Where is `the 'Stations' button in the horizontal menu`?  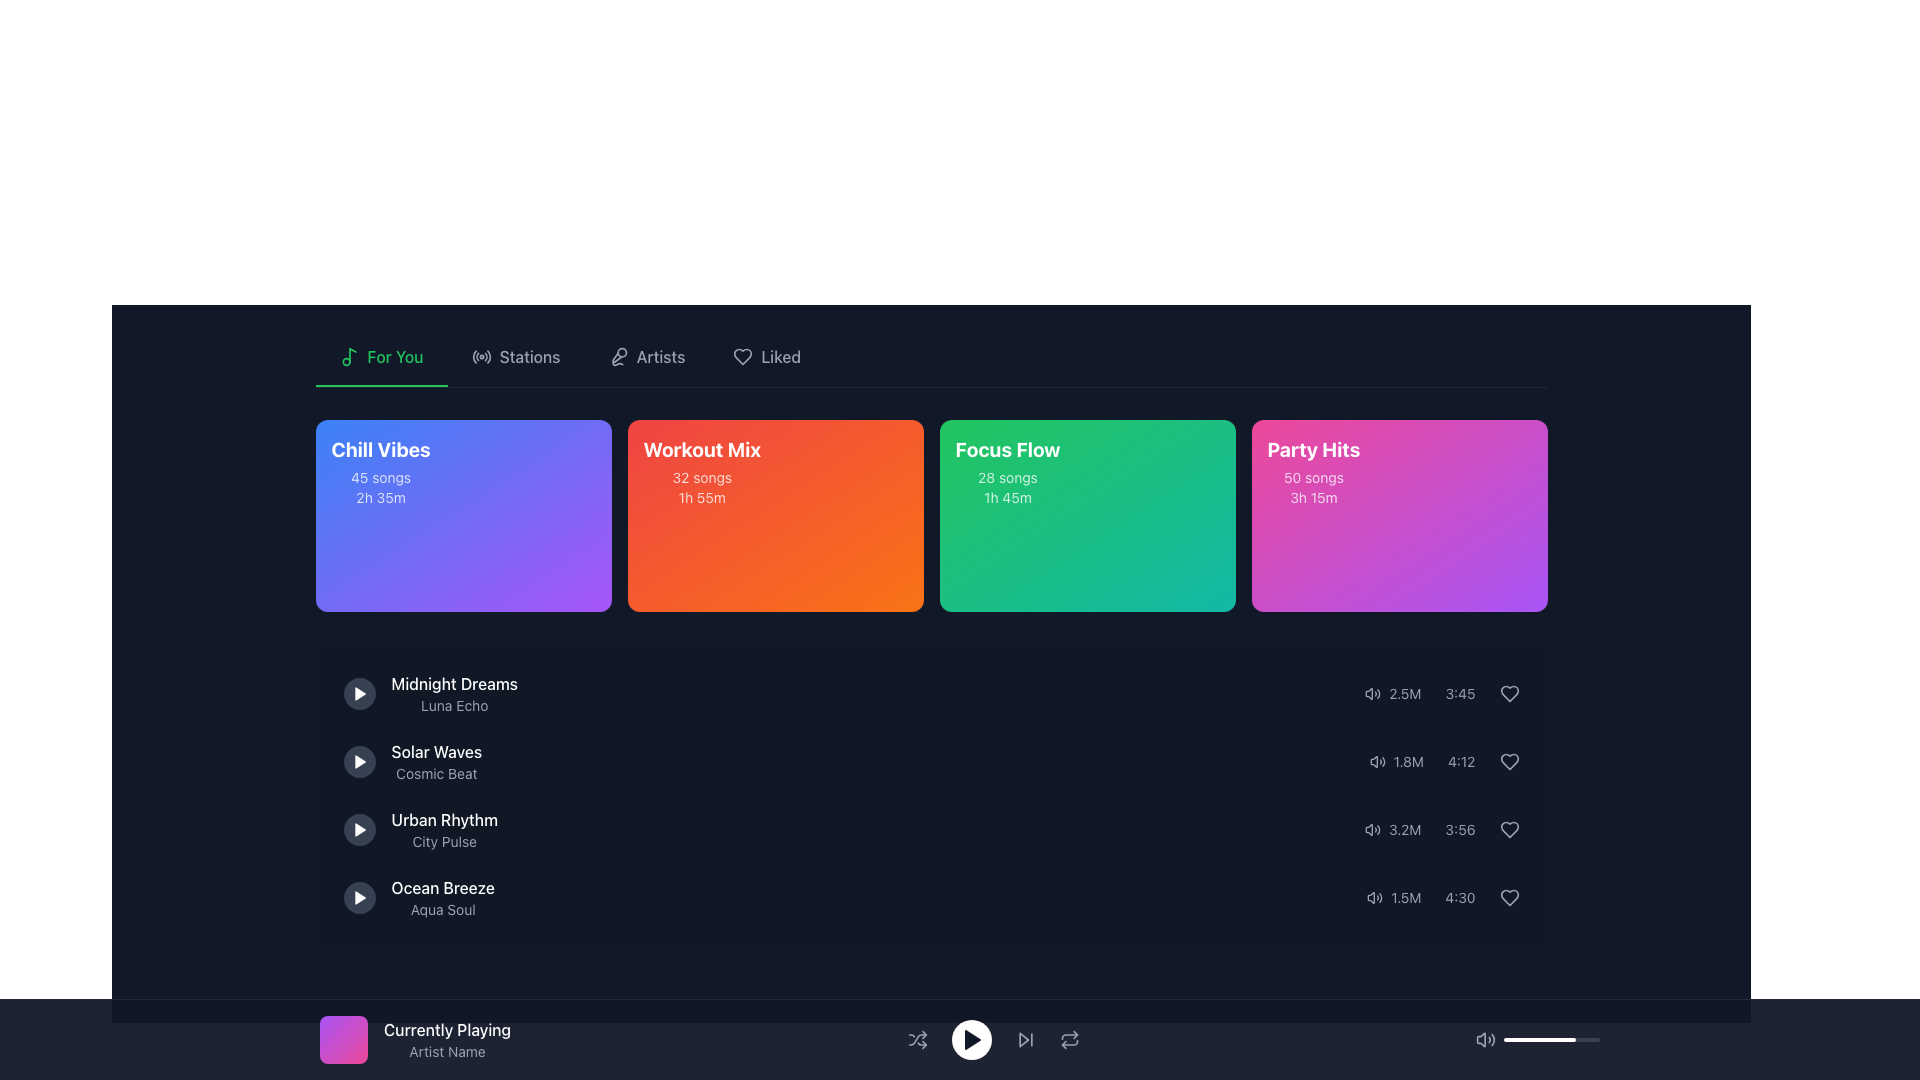
the 'Stations' button in the horizontal menu is located at coordinates (516, 357).